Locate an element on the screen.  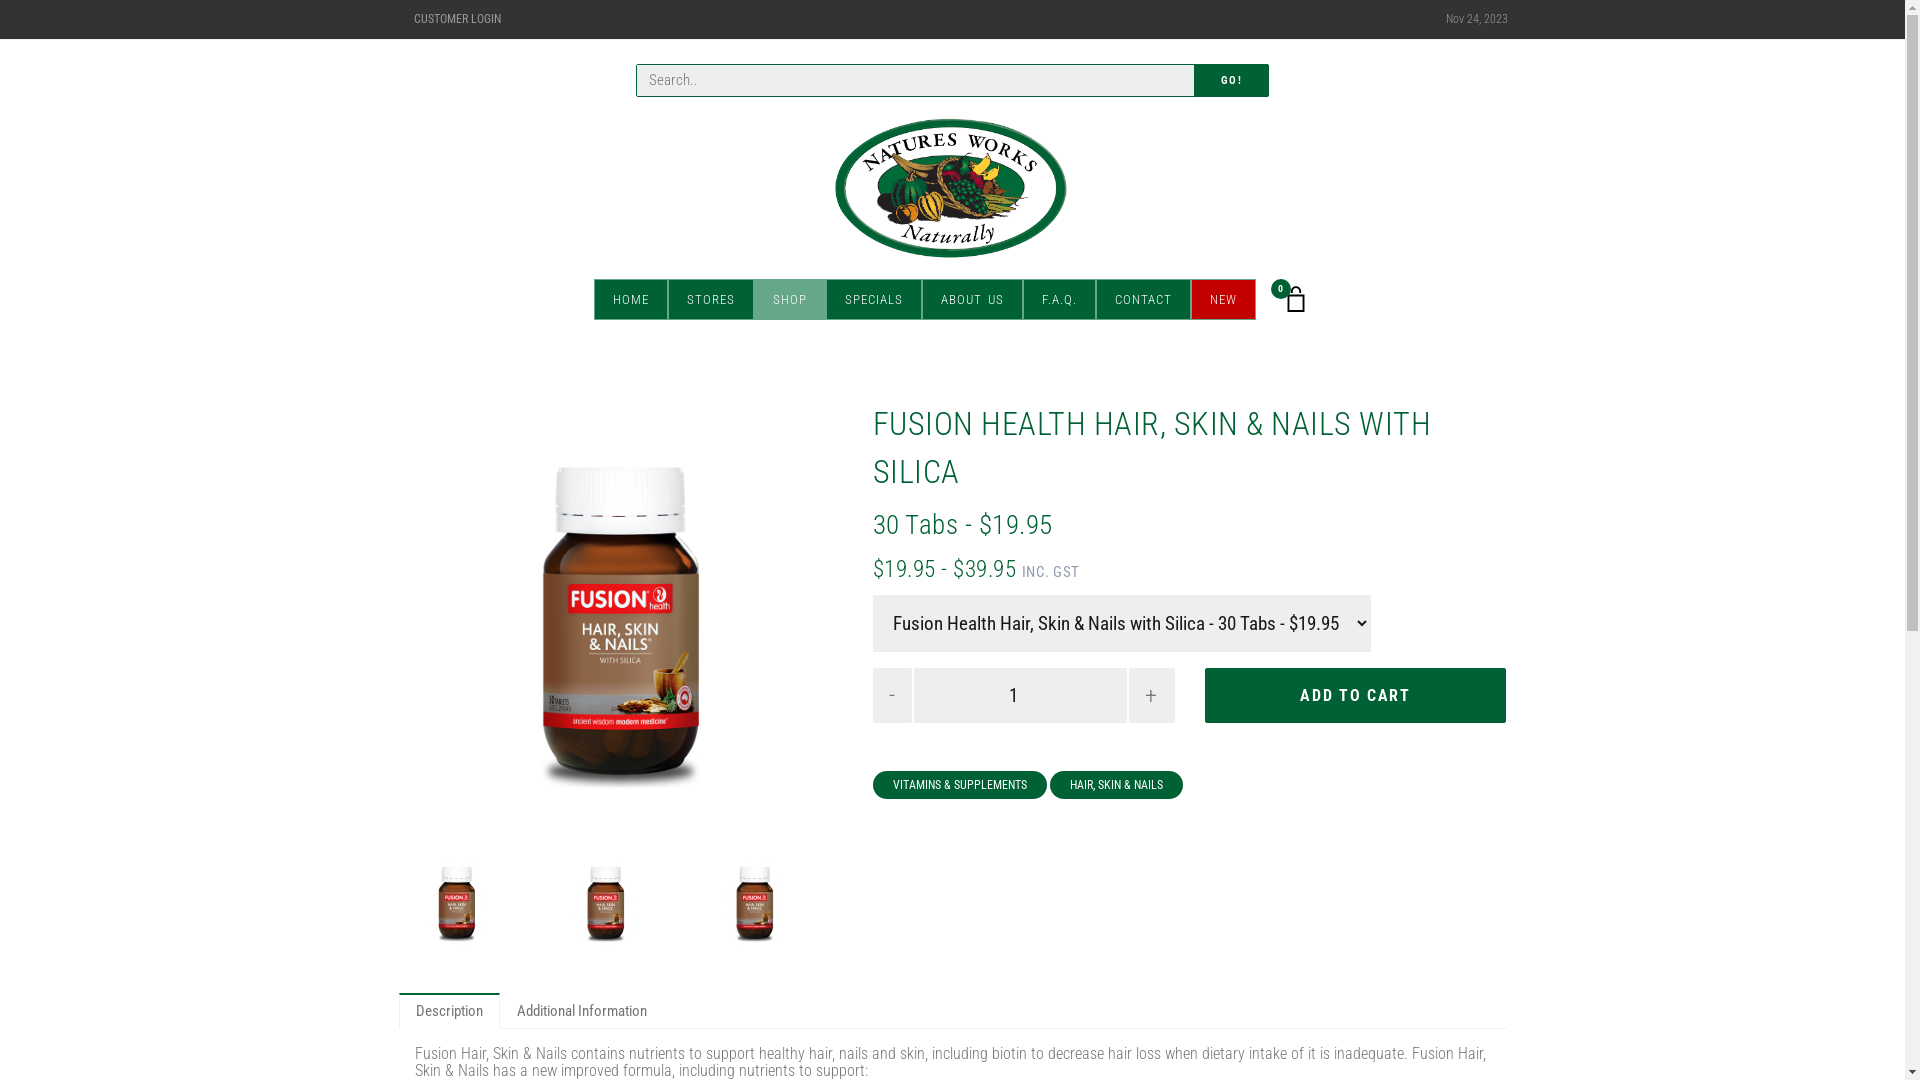
'SHOP' is located at coordinates (789, 298).